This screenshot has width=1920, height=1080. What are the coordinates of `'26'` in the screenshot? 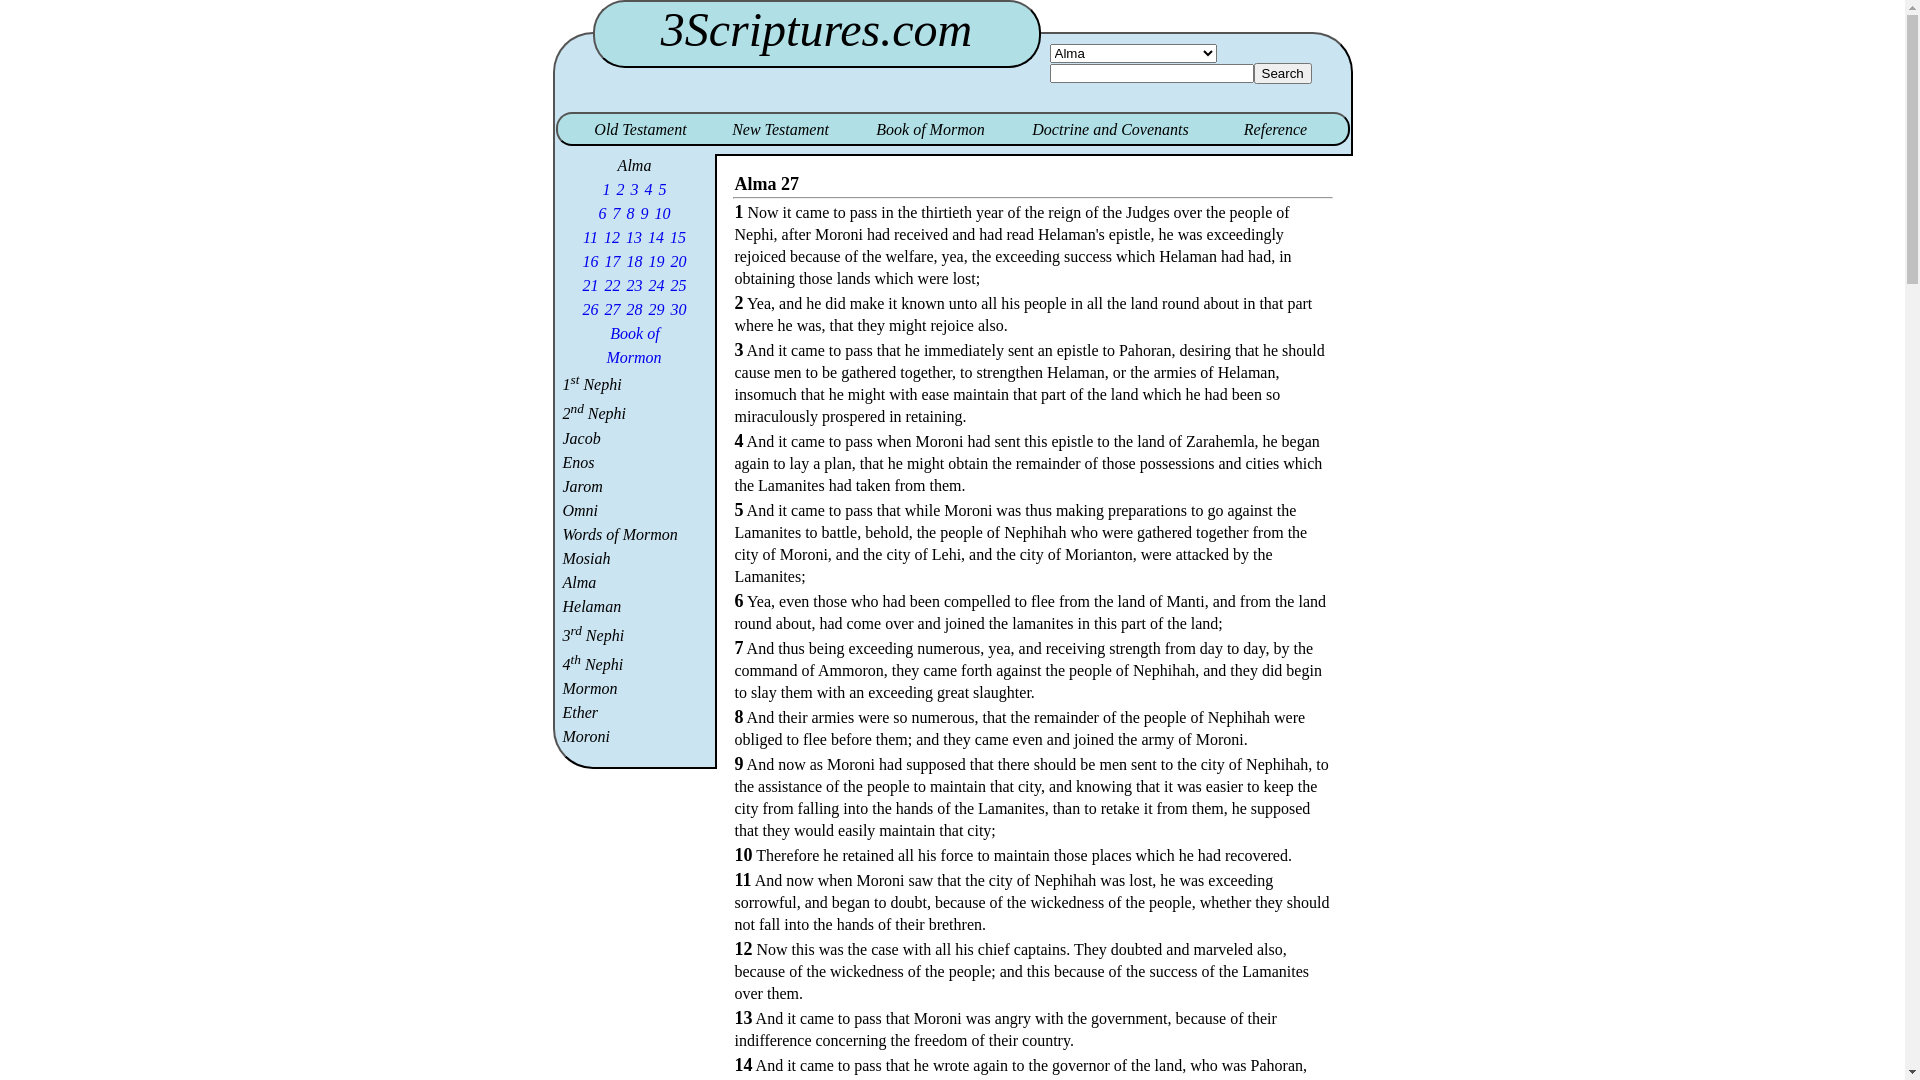 It's located at (589, 309).